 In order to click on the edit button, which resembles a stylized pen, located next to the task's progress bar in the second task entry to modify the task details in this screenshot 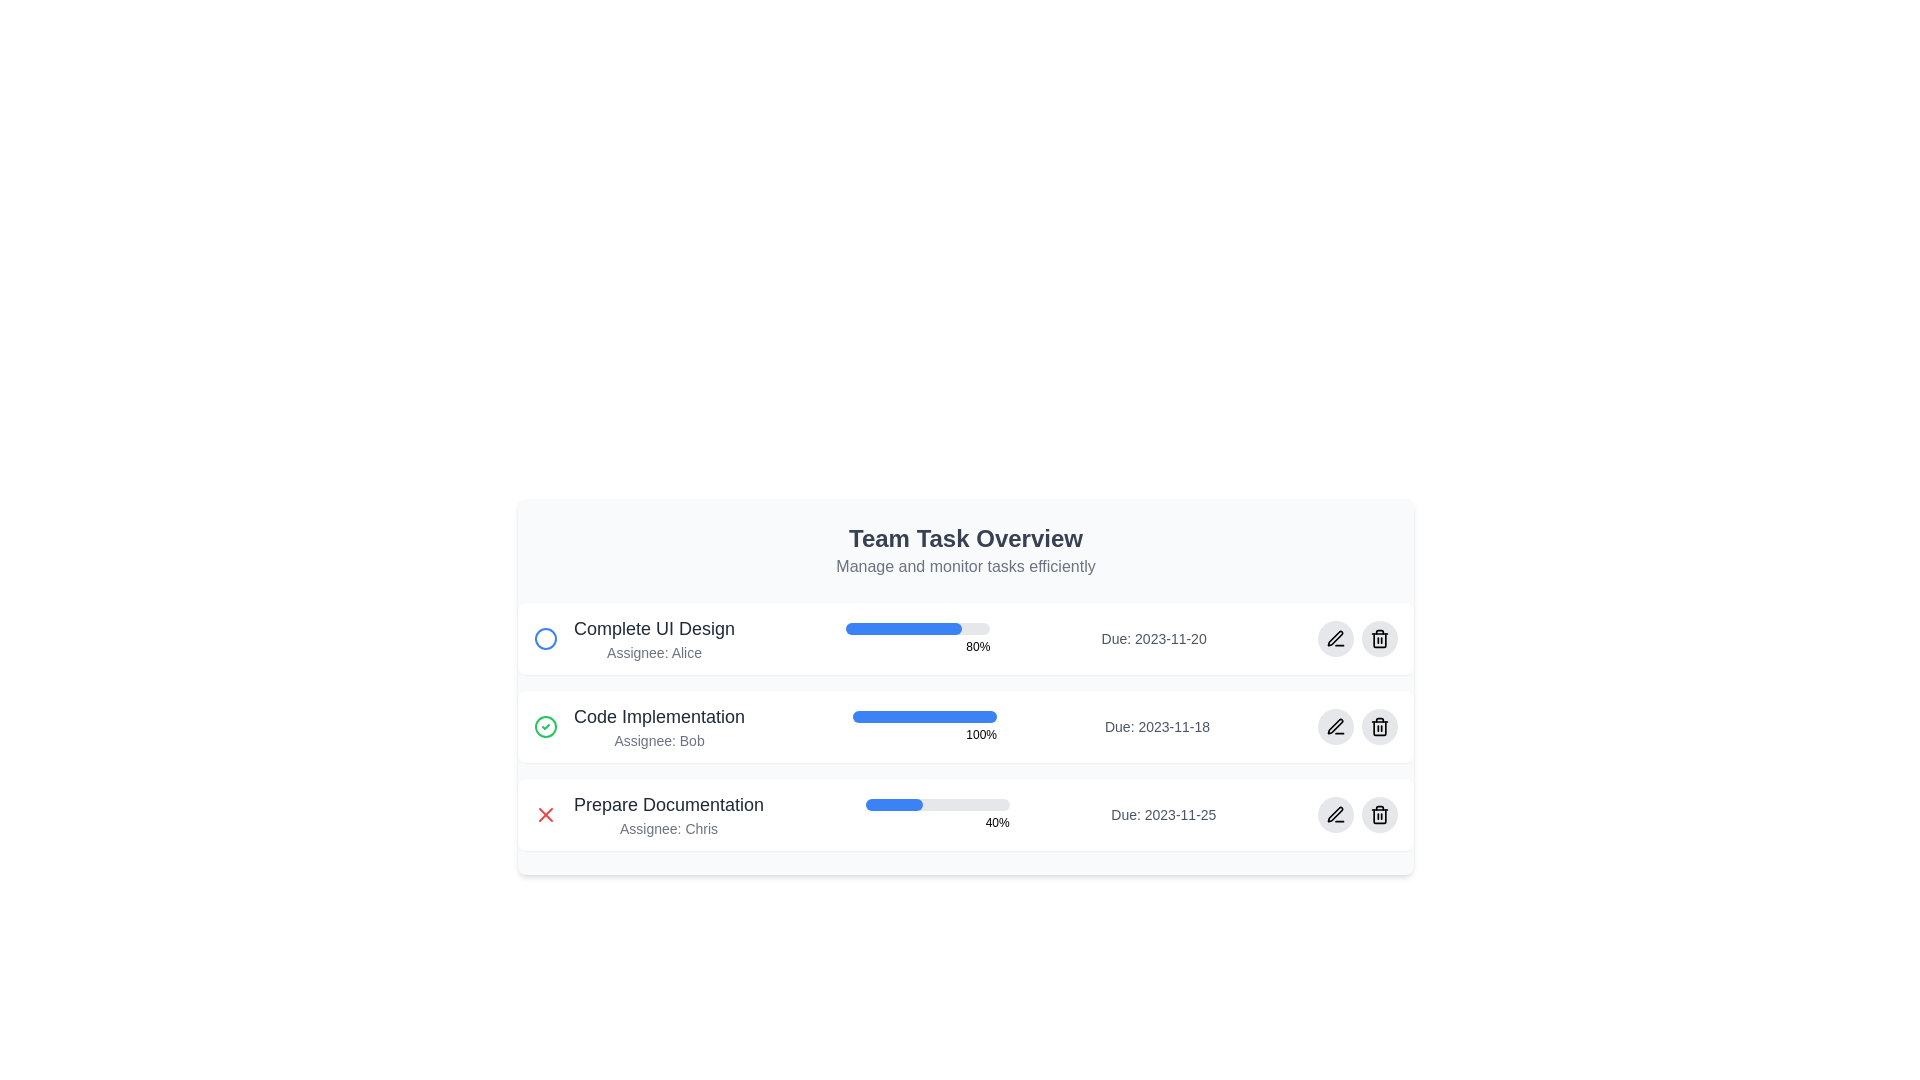, I will do `click(1335, 726)`.